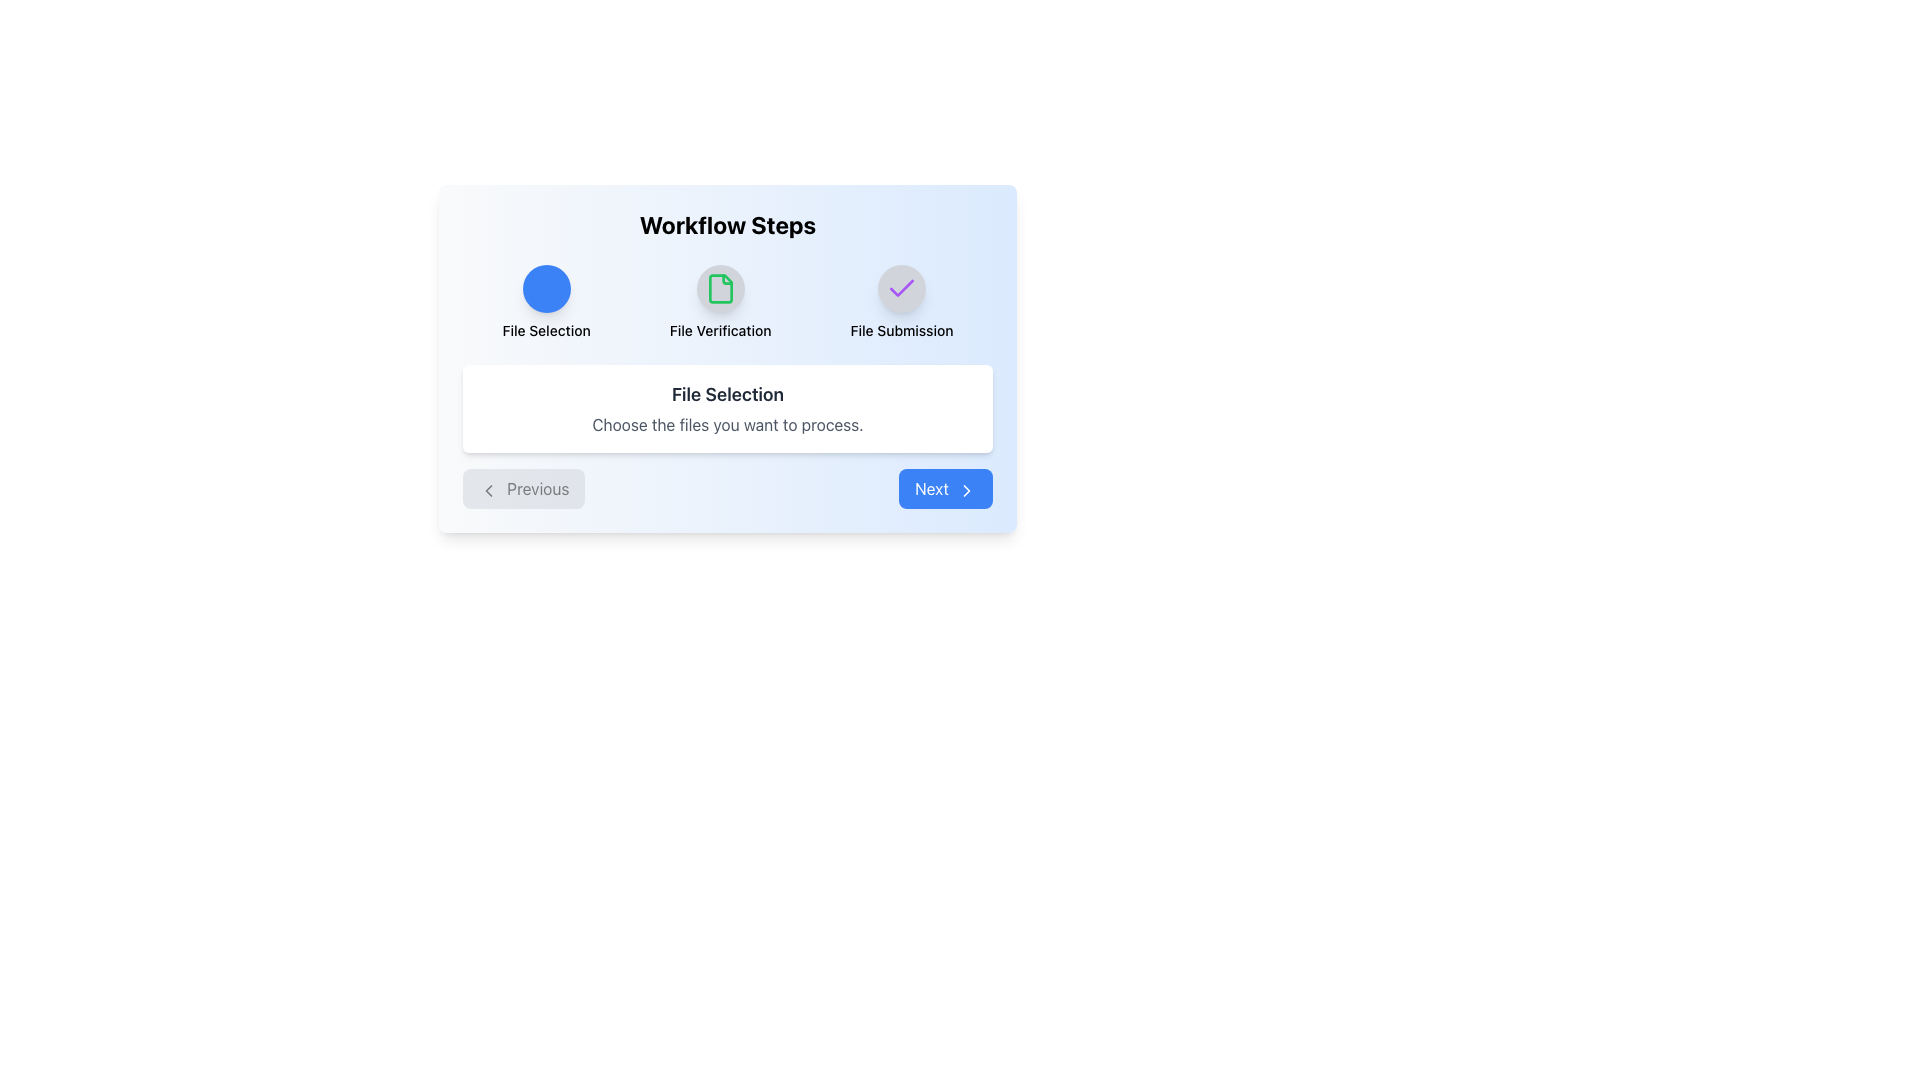 The image size is (1920, 1080). I want to click on the 'File Selection' icon in the workflow steps, which is the leftmost element in a horizontal set of three steps labeled 'File Selection,' 'File Verification,' and 'File Submission.', so click(546, 303).